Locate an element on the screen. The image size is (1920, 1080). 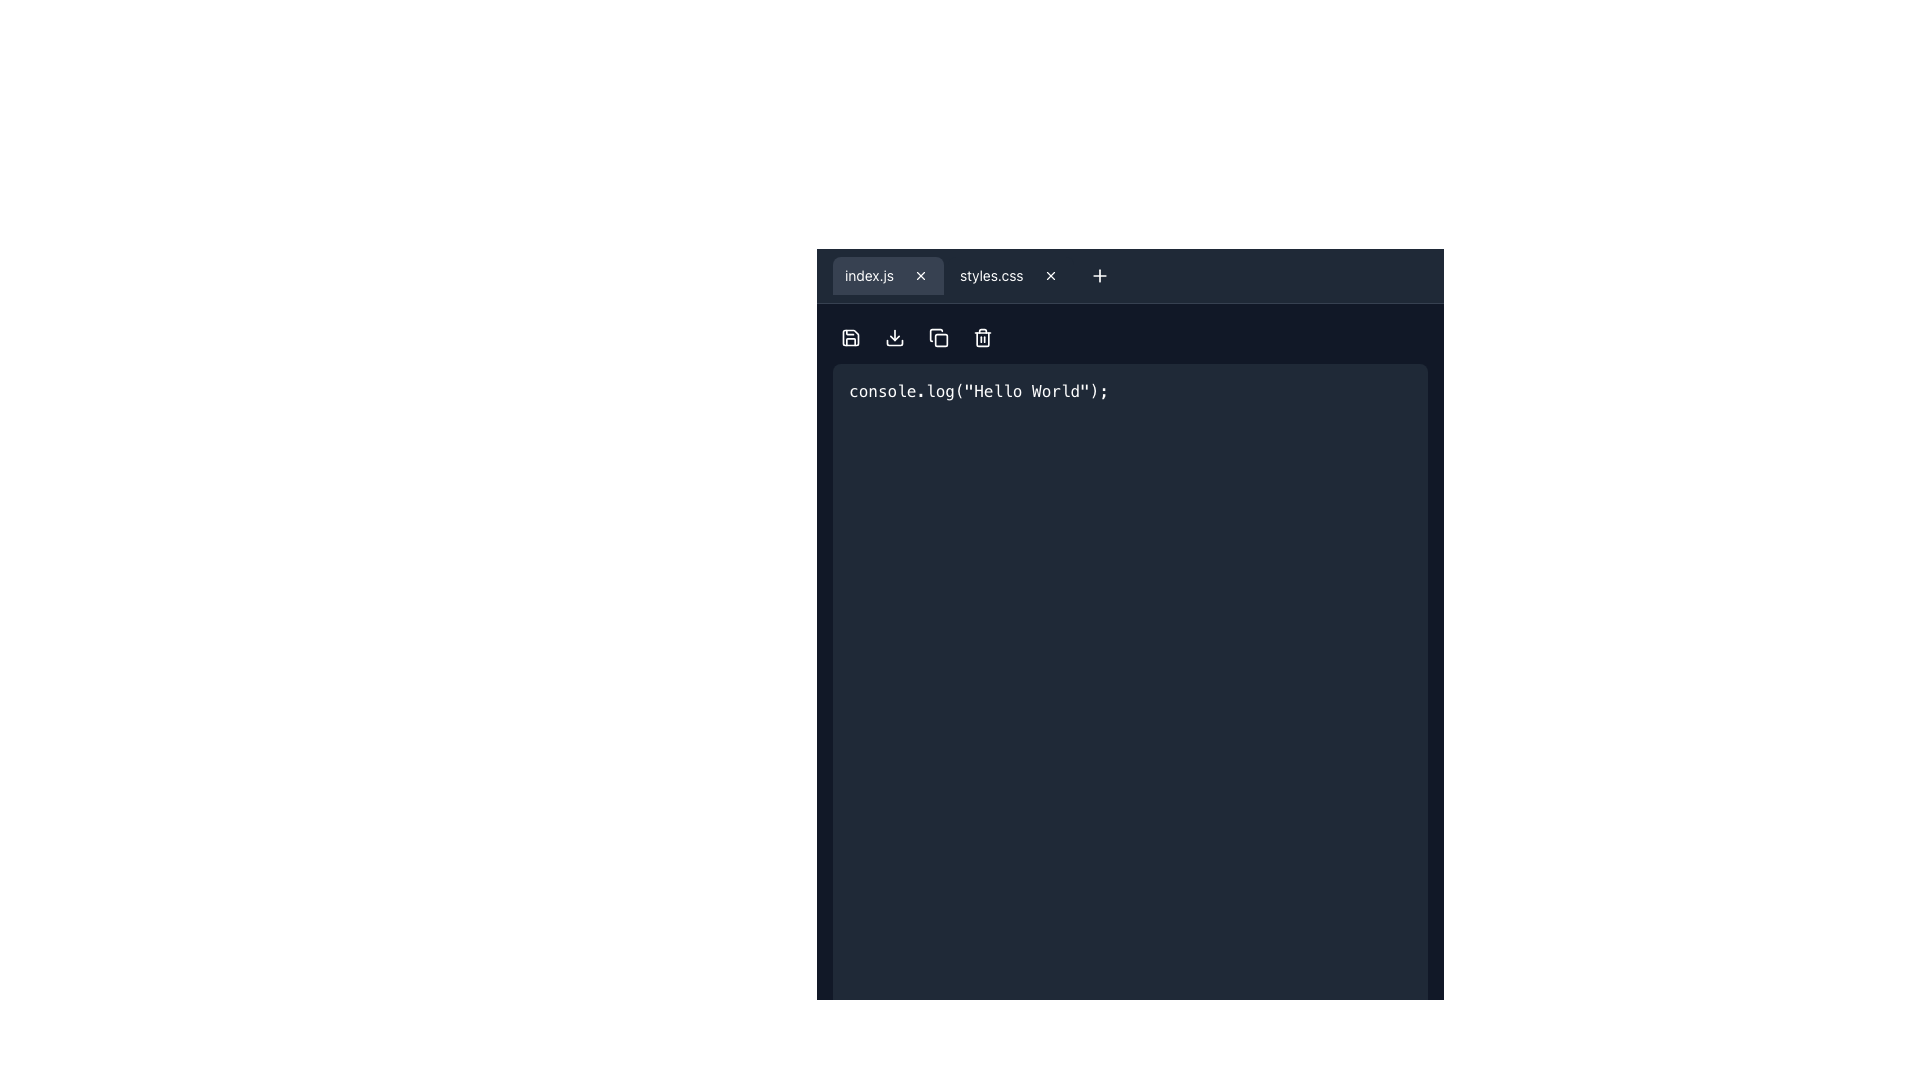
the tab in the tab navigation bar located at the top of the interface is located at coordinates (1130, 276).